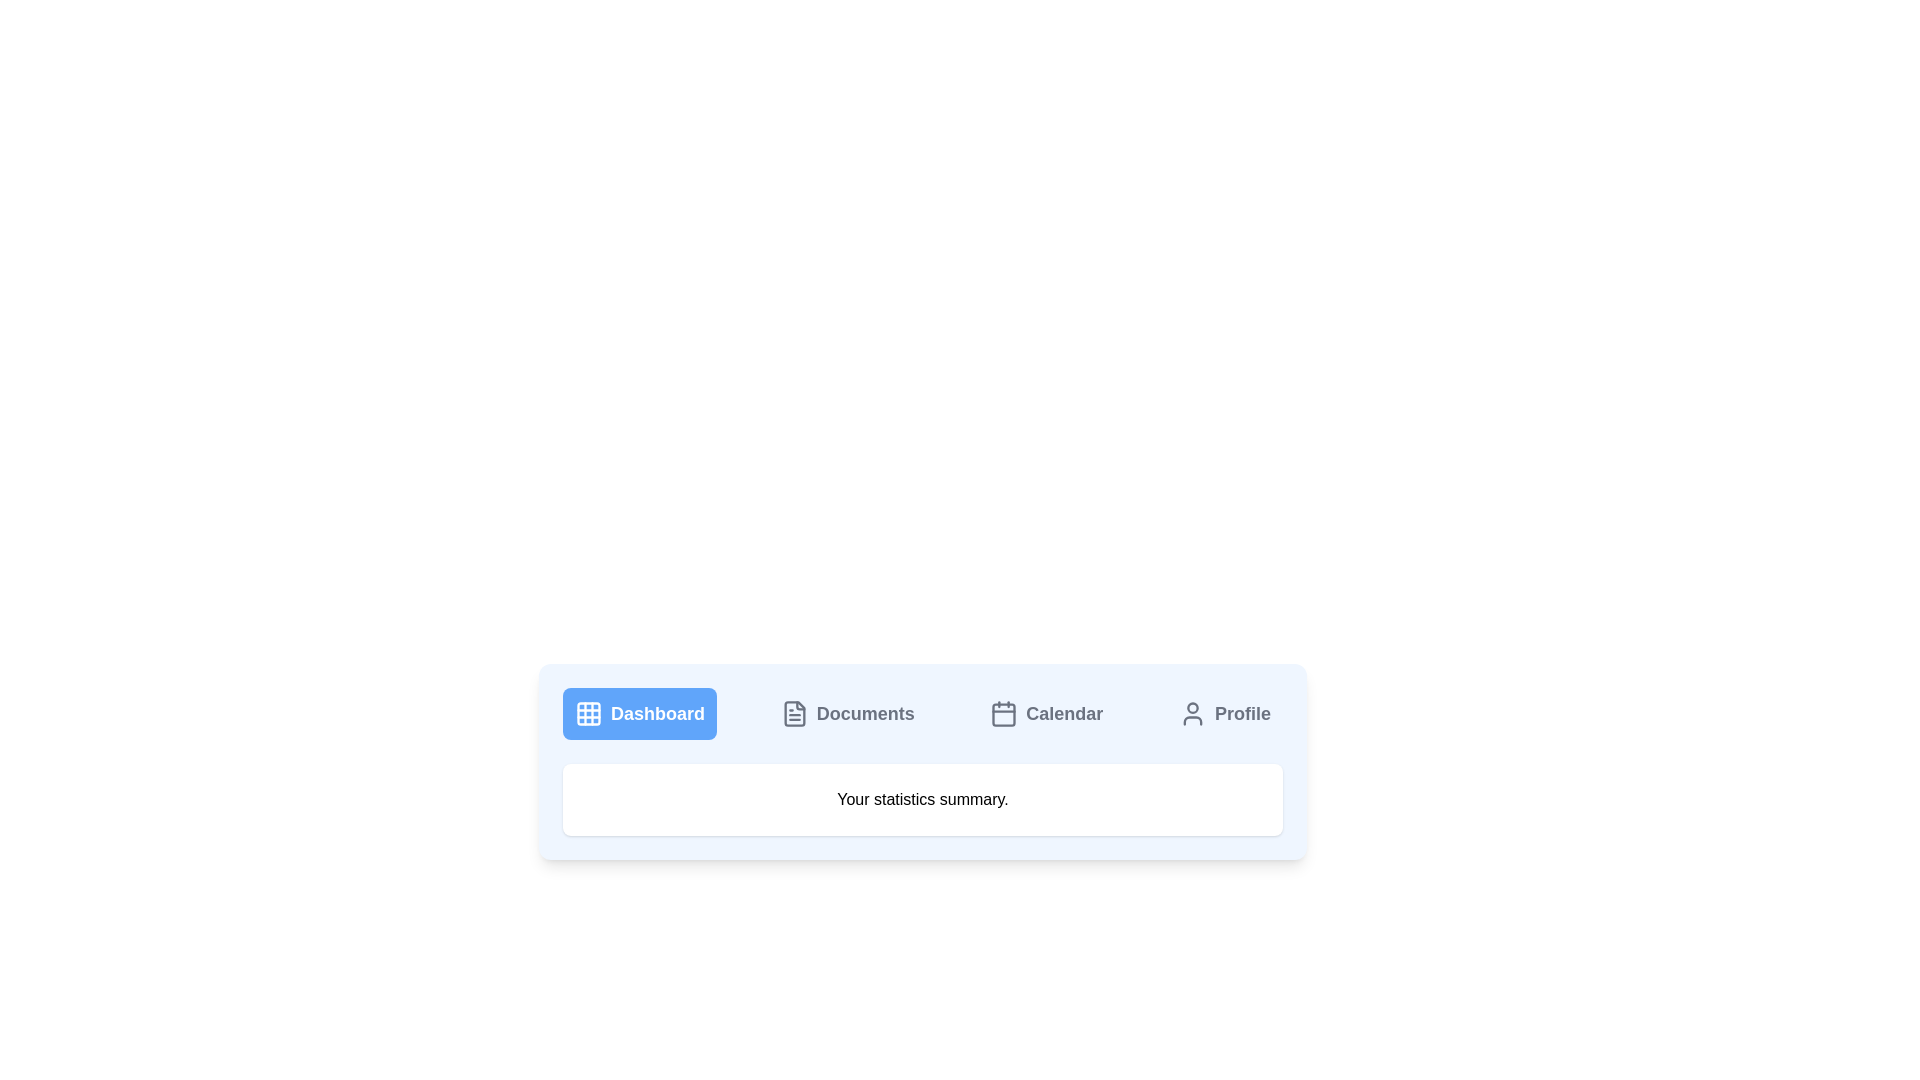  What do you see at coordinates (1063, 712) in the screenshot?
I see `the Text label that serves as a navigation element for the calendar section, located in the horizontal navigation bar near the bottom center of the viewport, third option from the left` at bounding box center [1063, 712].